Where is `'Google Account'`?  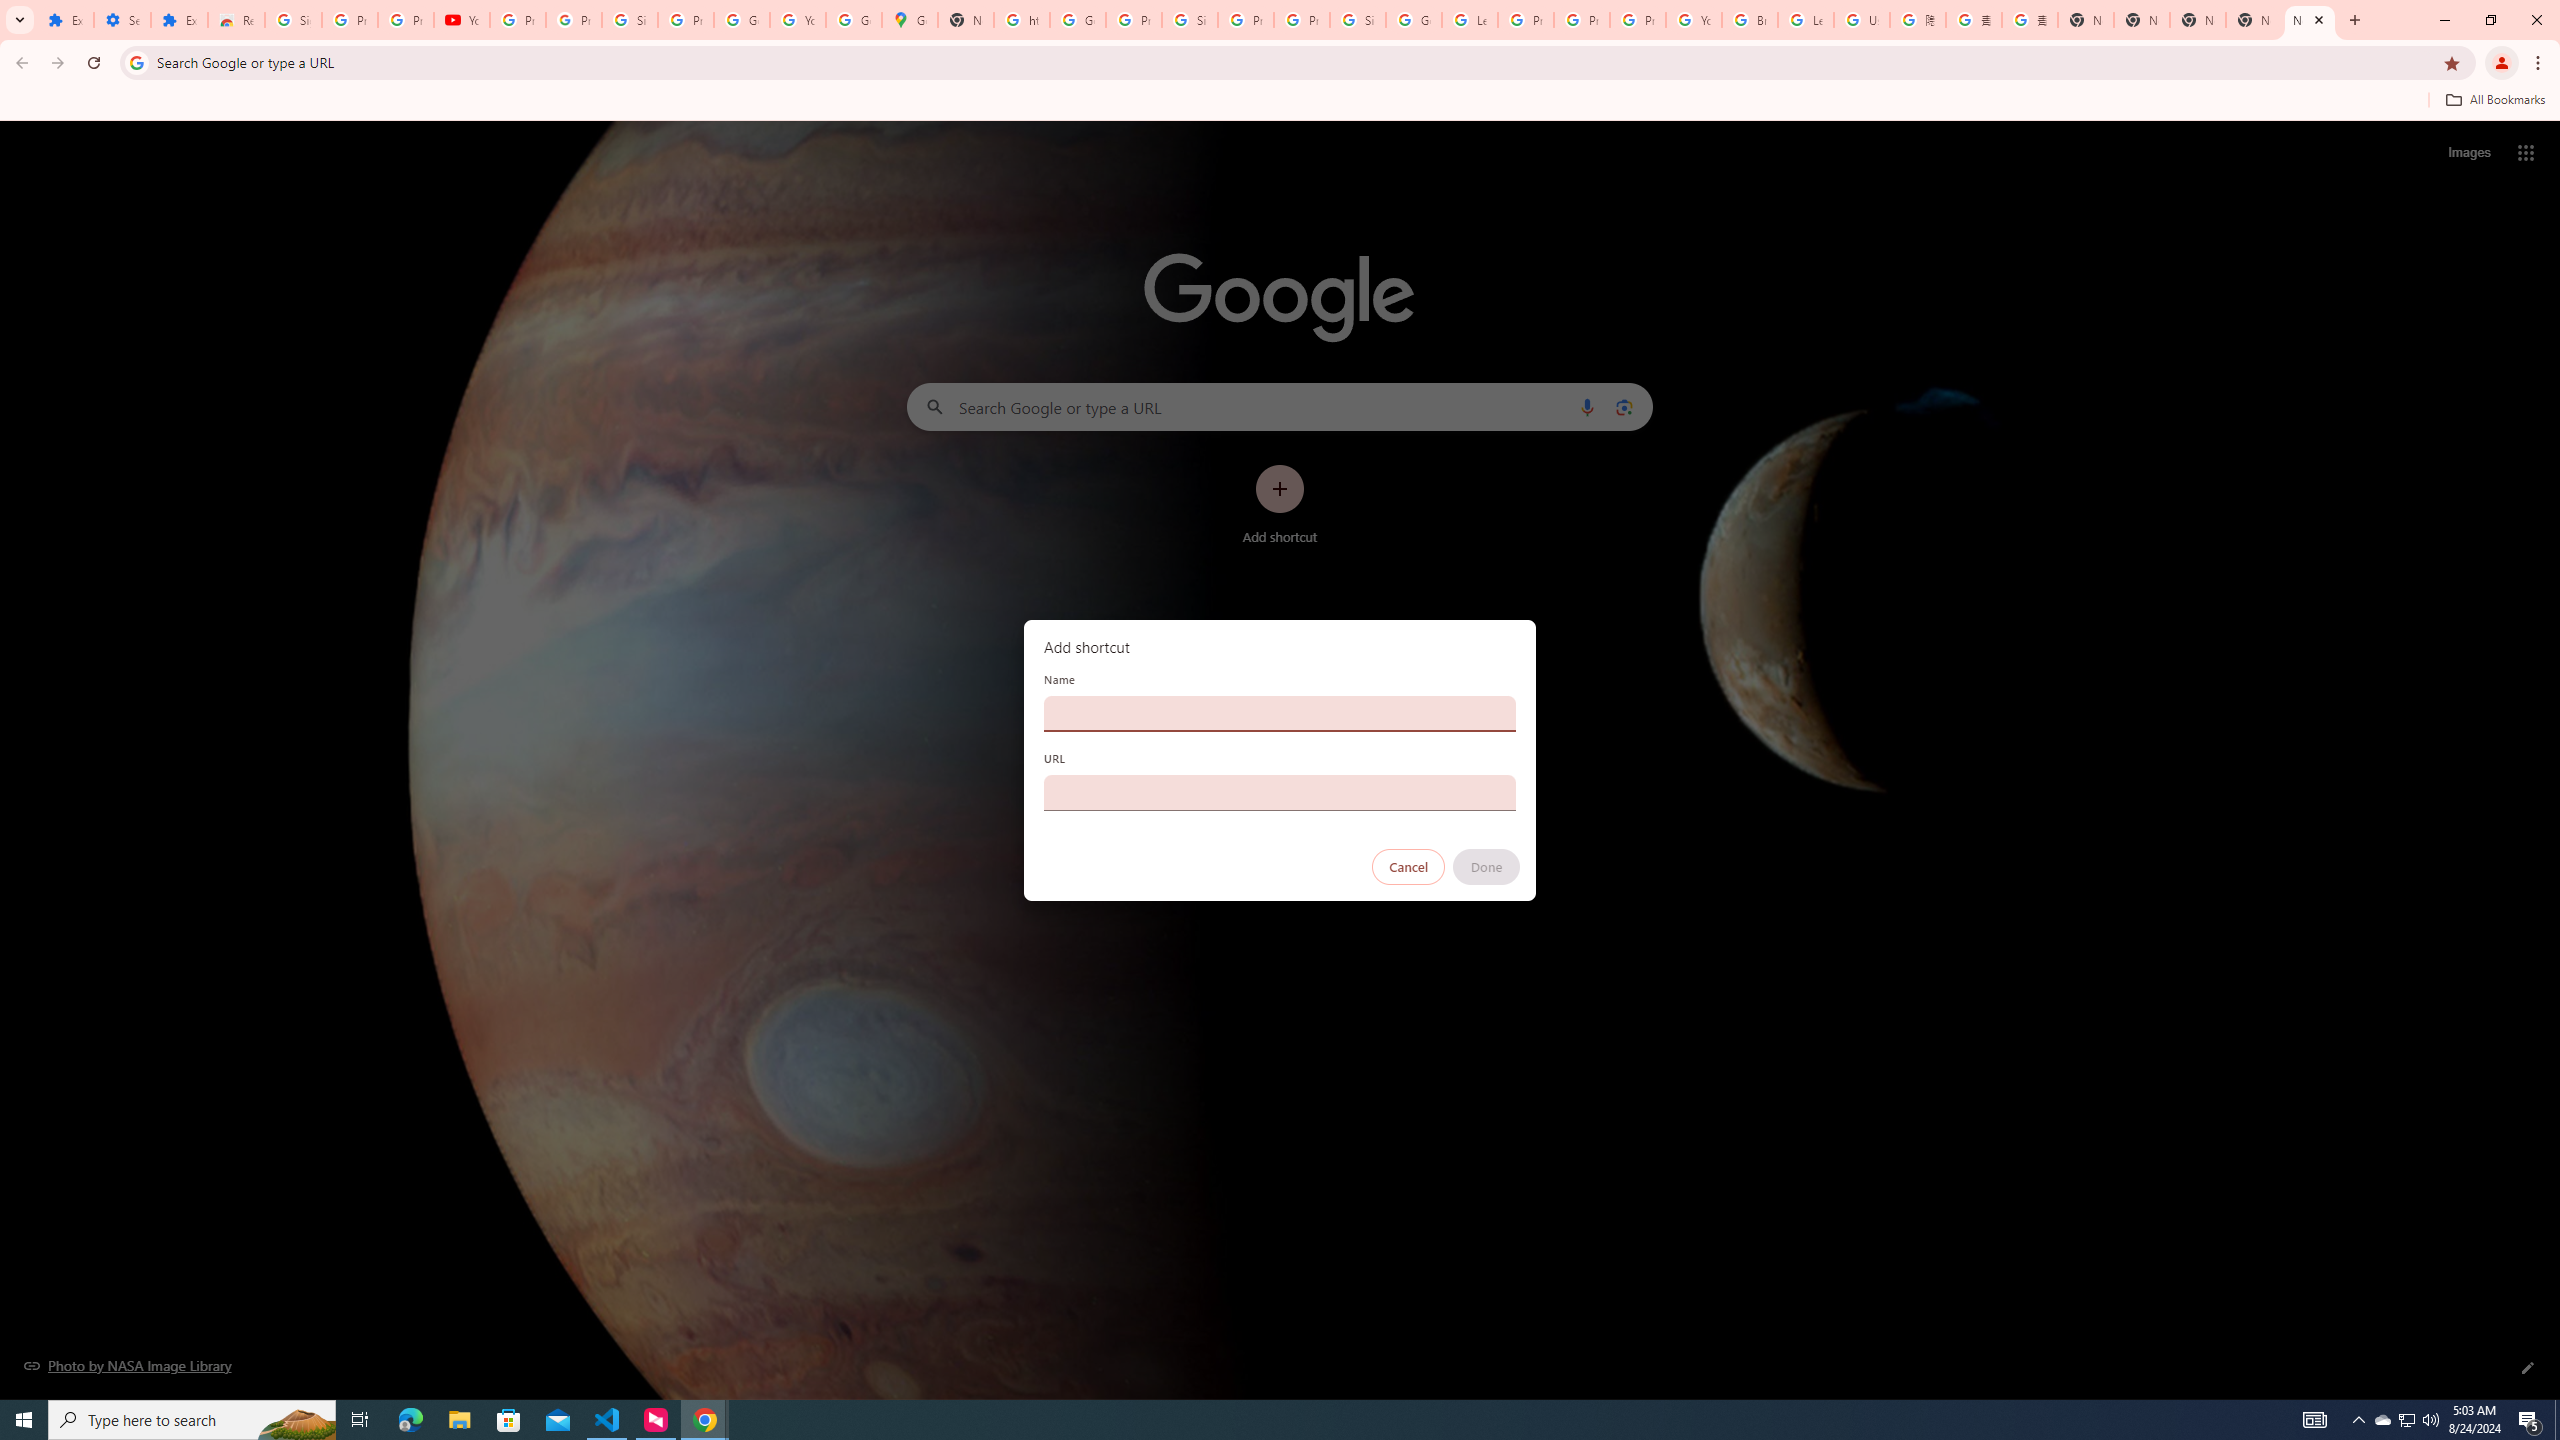 'Google Account' is located at coordinates (741, 19).